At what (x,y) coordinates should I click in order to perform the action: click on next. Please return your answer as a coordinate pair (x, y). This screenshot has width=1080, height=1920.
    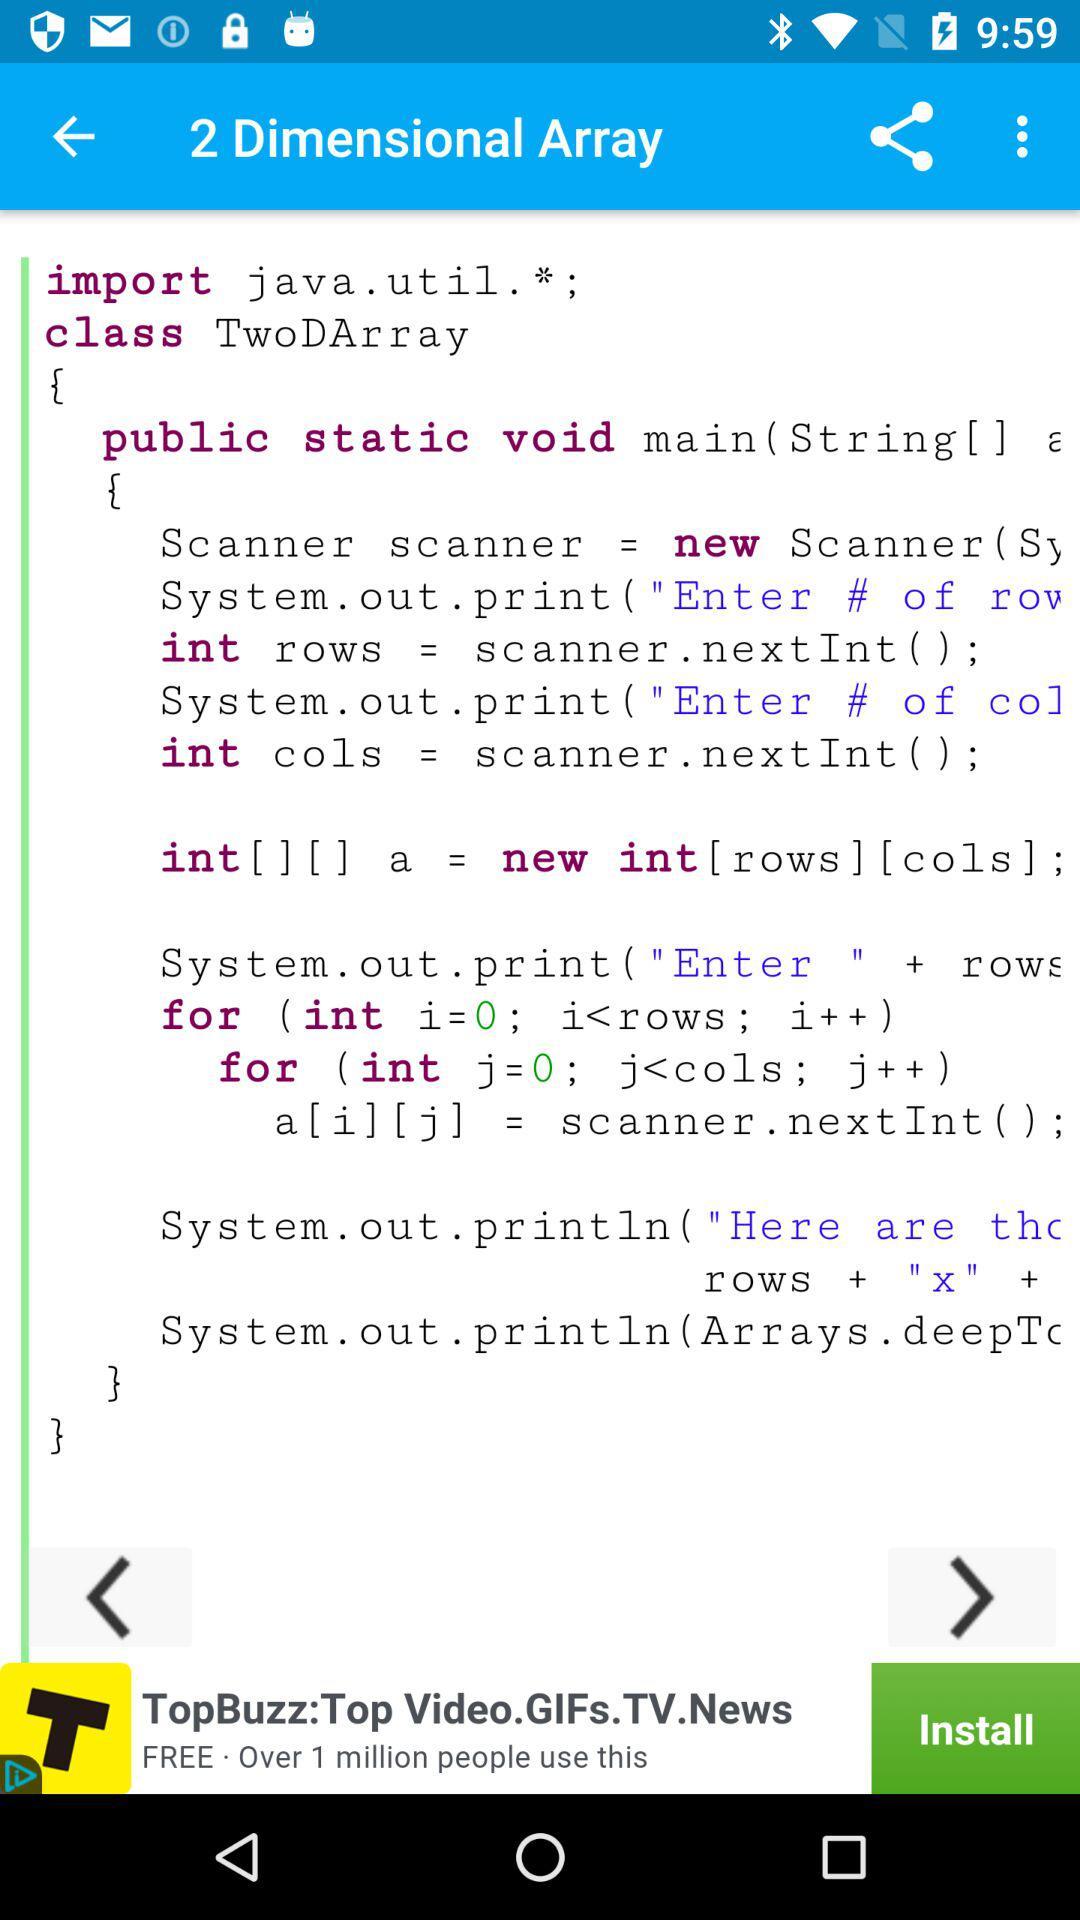
    Looking at the image, I should click on (971, 1596).